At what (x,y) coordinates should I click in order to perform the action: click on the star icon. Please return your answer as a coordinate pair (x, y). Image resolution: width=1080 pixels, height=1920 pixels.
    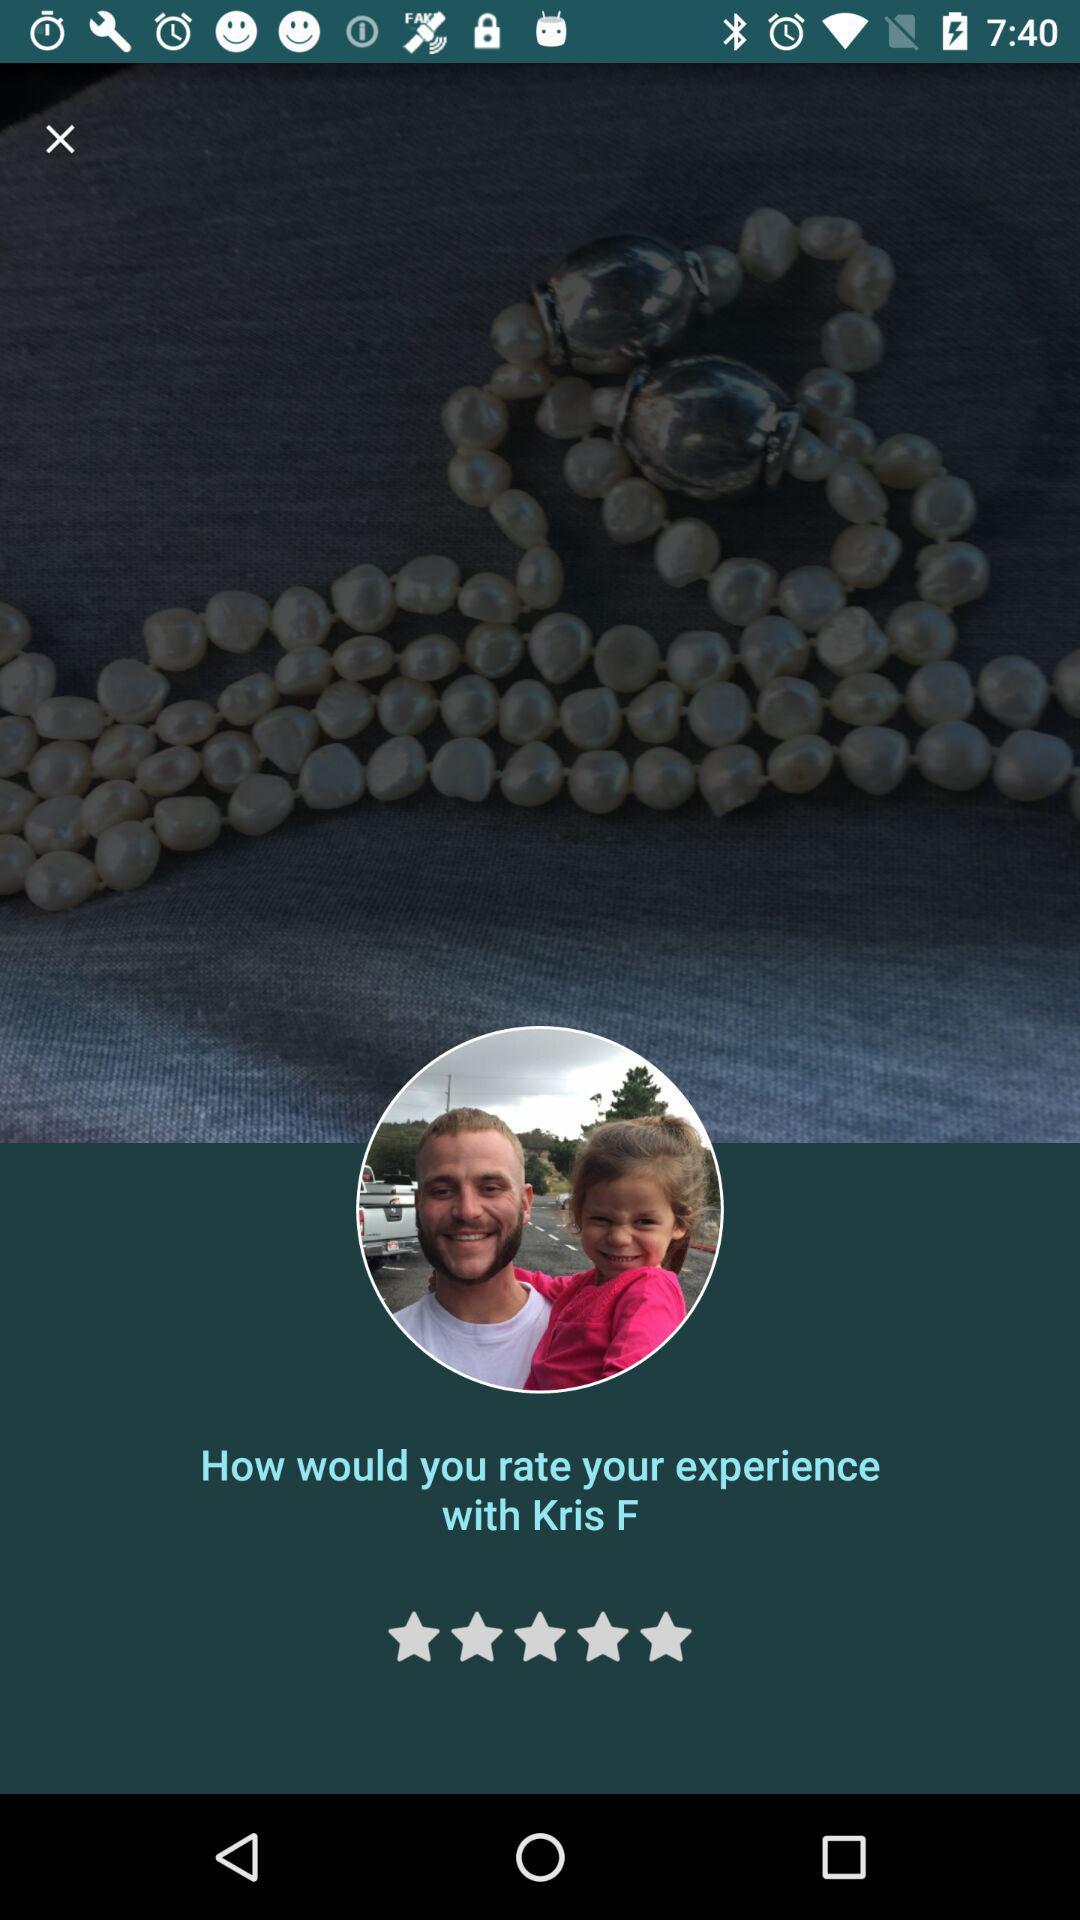
    Looking at the image, I should click on (540, 1636).